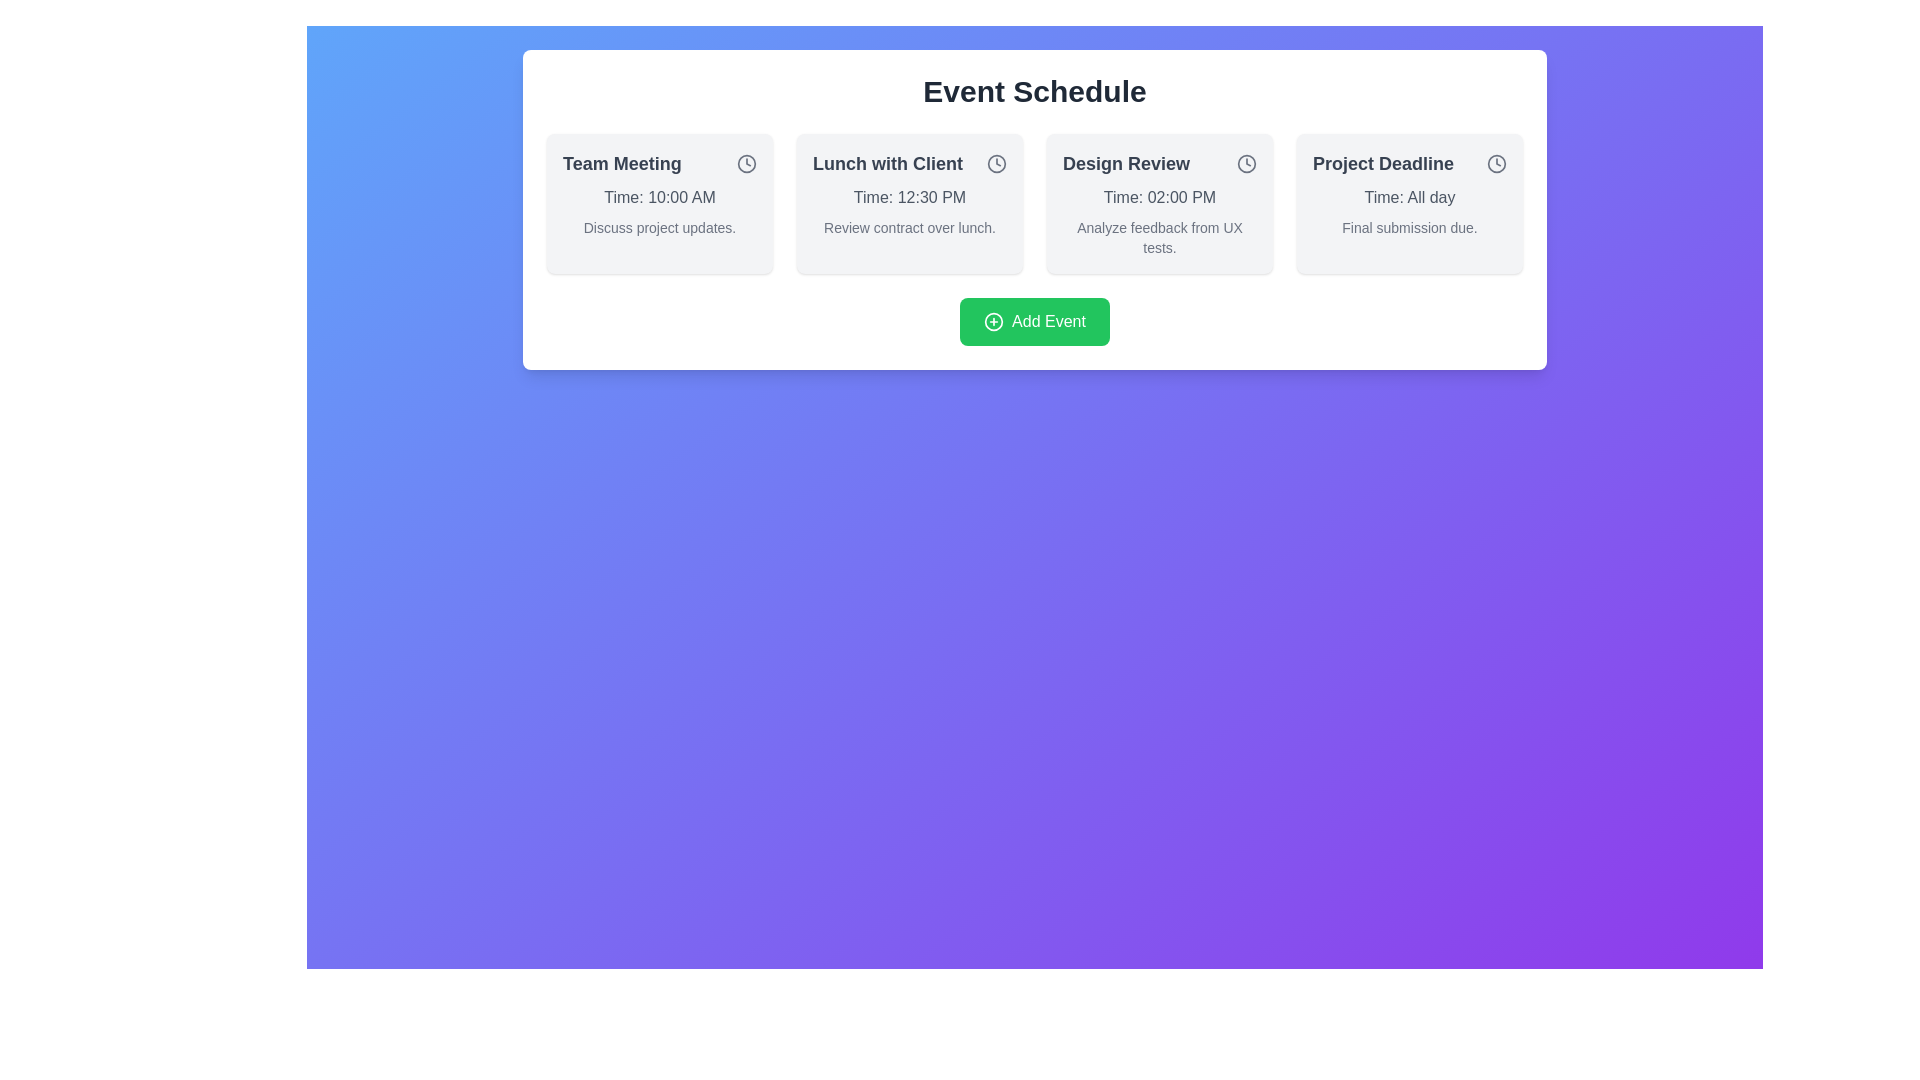  What do you see at coordinates (1409, 226) in the screenshot?
I see `the text label that displays 'Final submission due.' located at the bottom of the 'Project Deadline' card, which is aligned to the left and in a smaller gray font` at bounding box center [1409, 226].